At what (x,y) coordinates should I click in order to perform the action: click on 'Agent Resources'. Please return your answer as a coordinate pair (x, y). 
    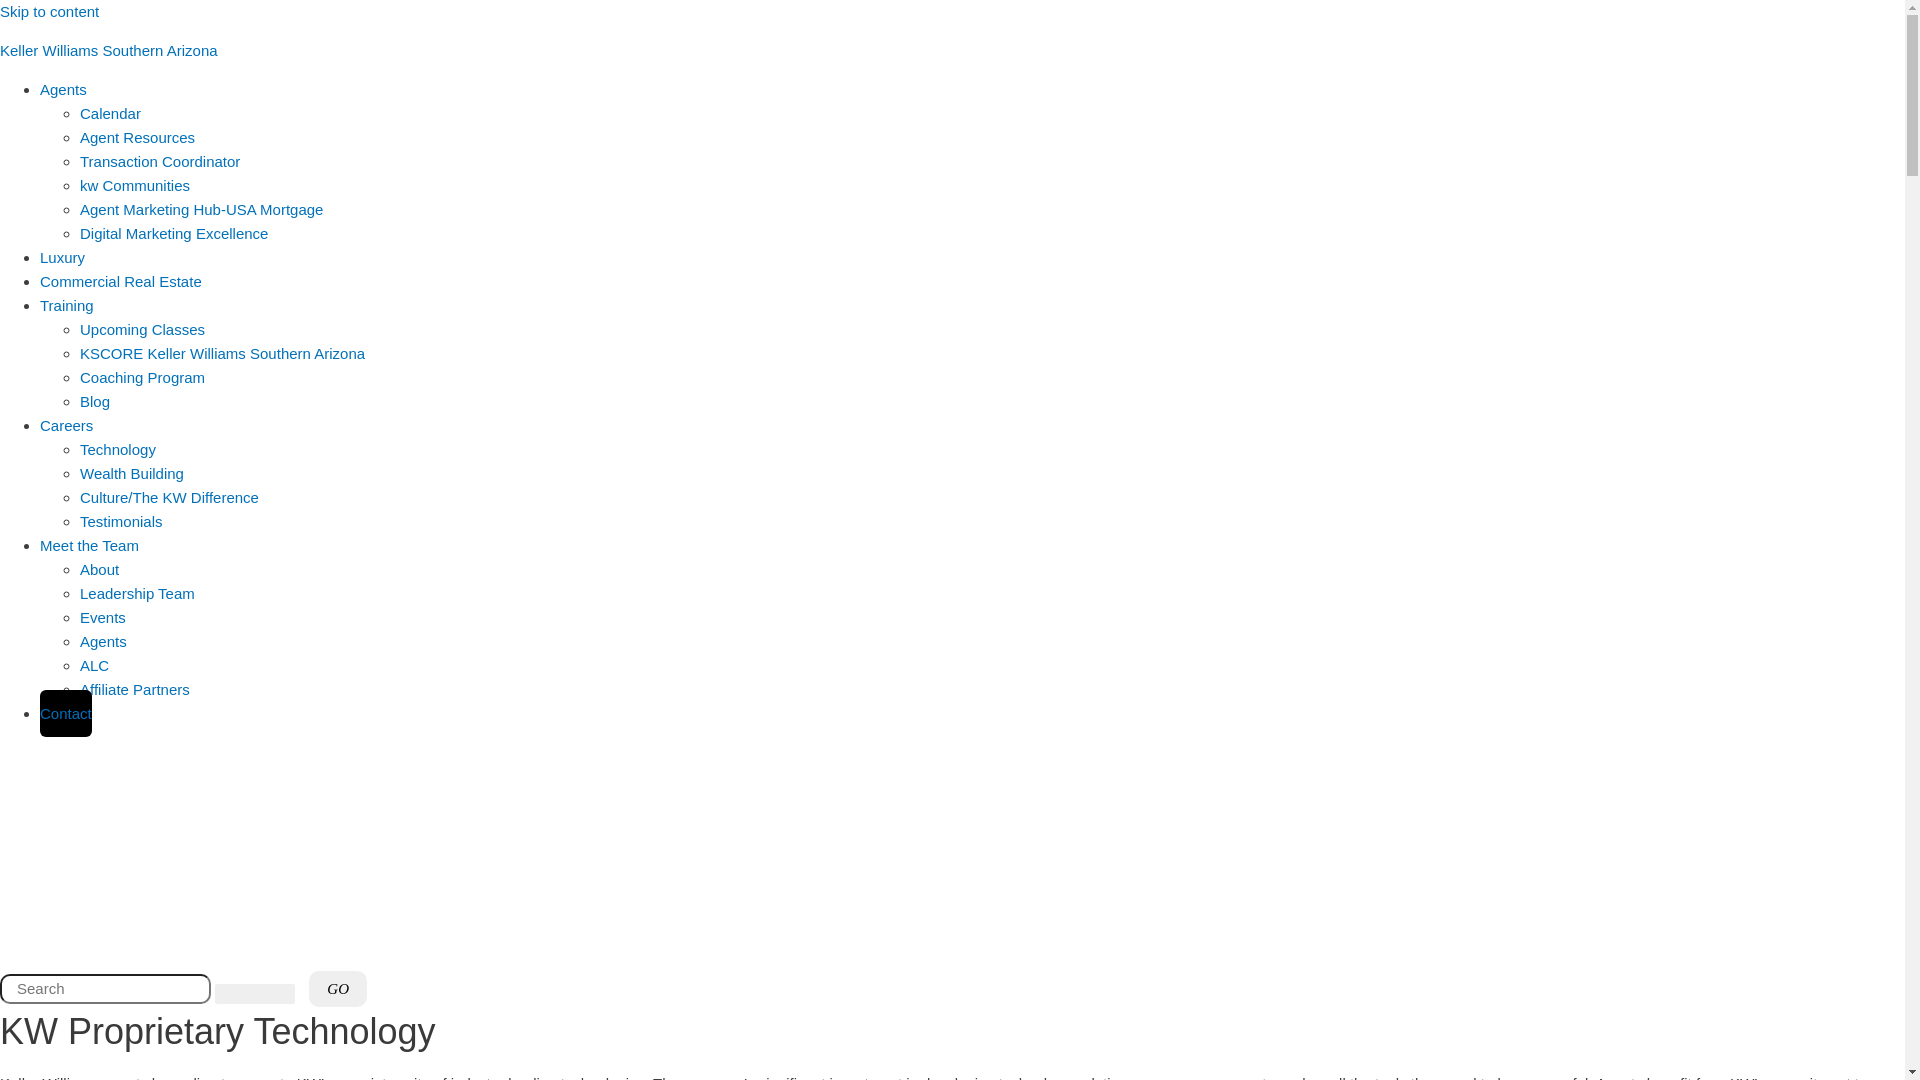
    Looking at the image, I should click on (136, 136).